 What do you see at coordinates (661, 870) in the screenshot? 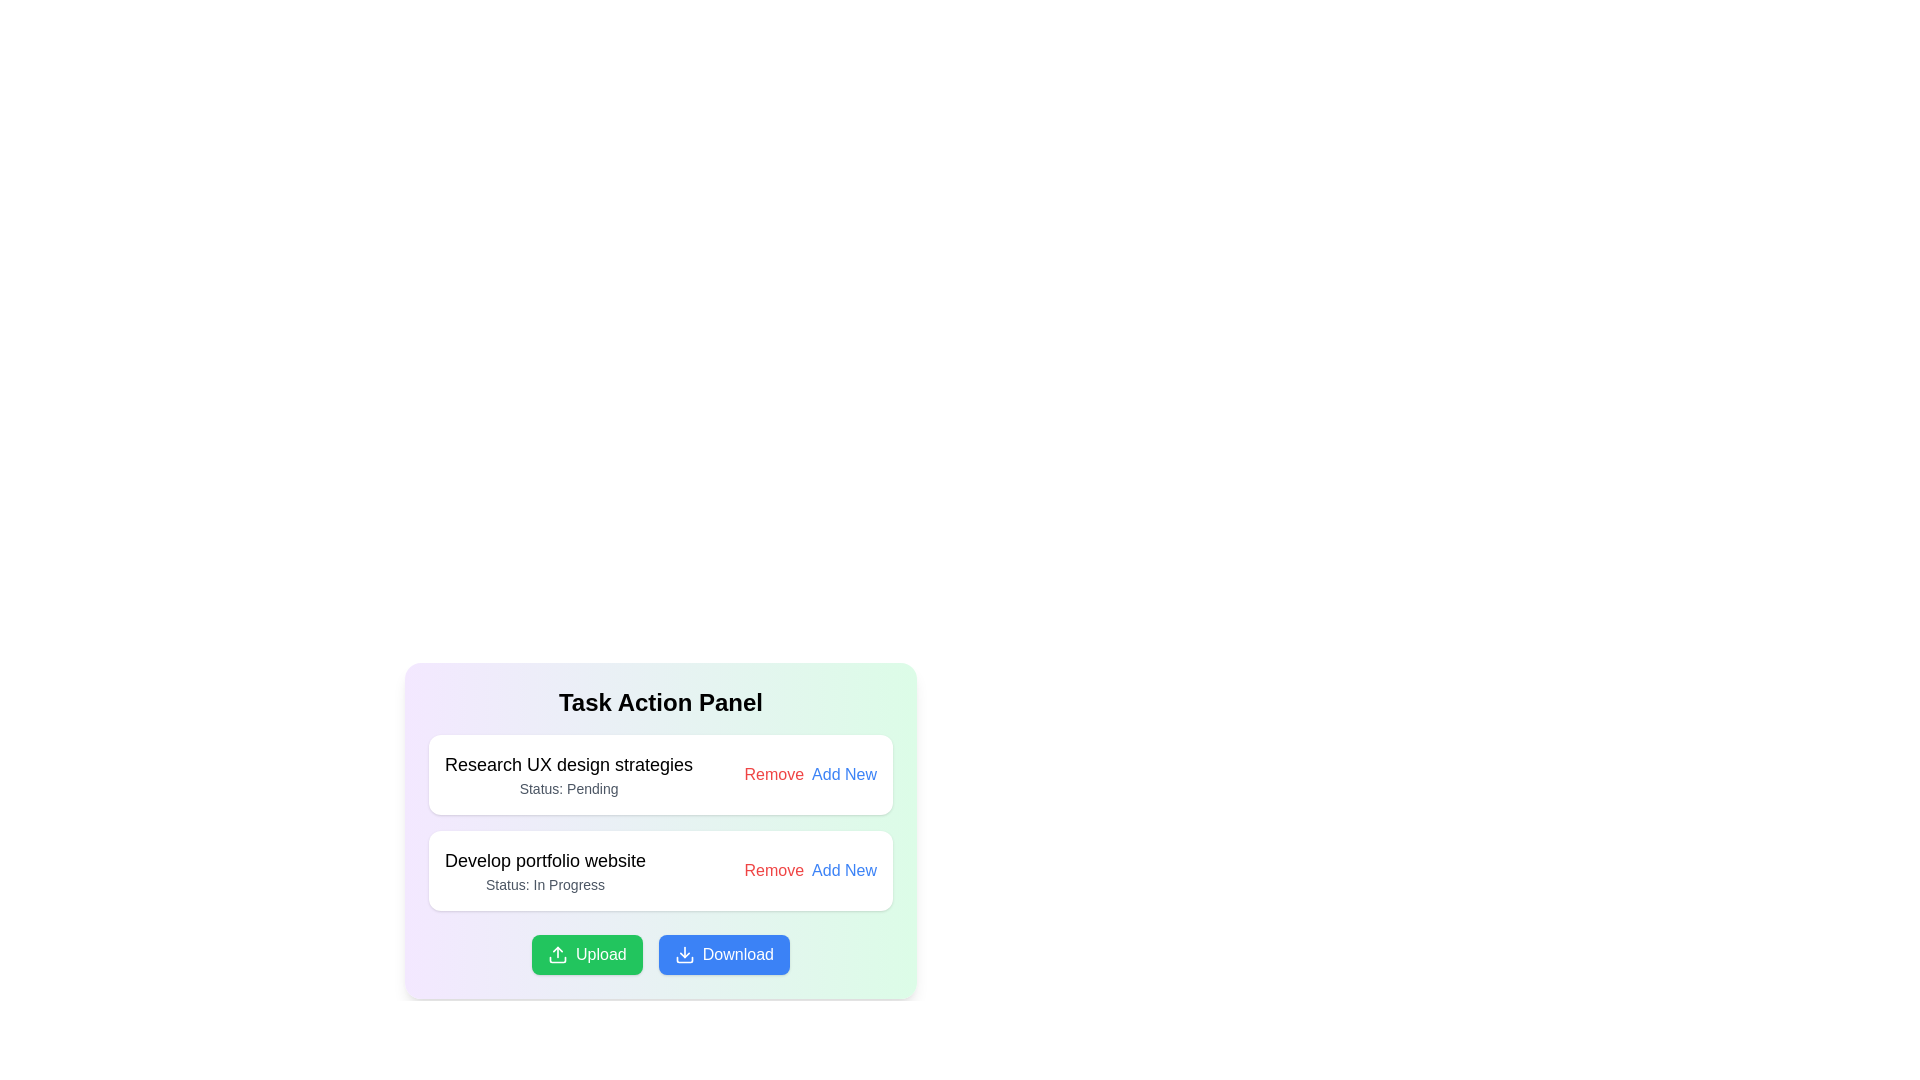
I see `the rectangular section titled 'Develop portfolio website'` at bounding box center [661, 870].